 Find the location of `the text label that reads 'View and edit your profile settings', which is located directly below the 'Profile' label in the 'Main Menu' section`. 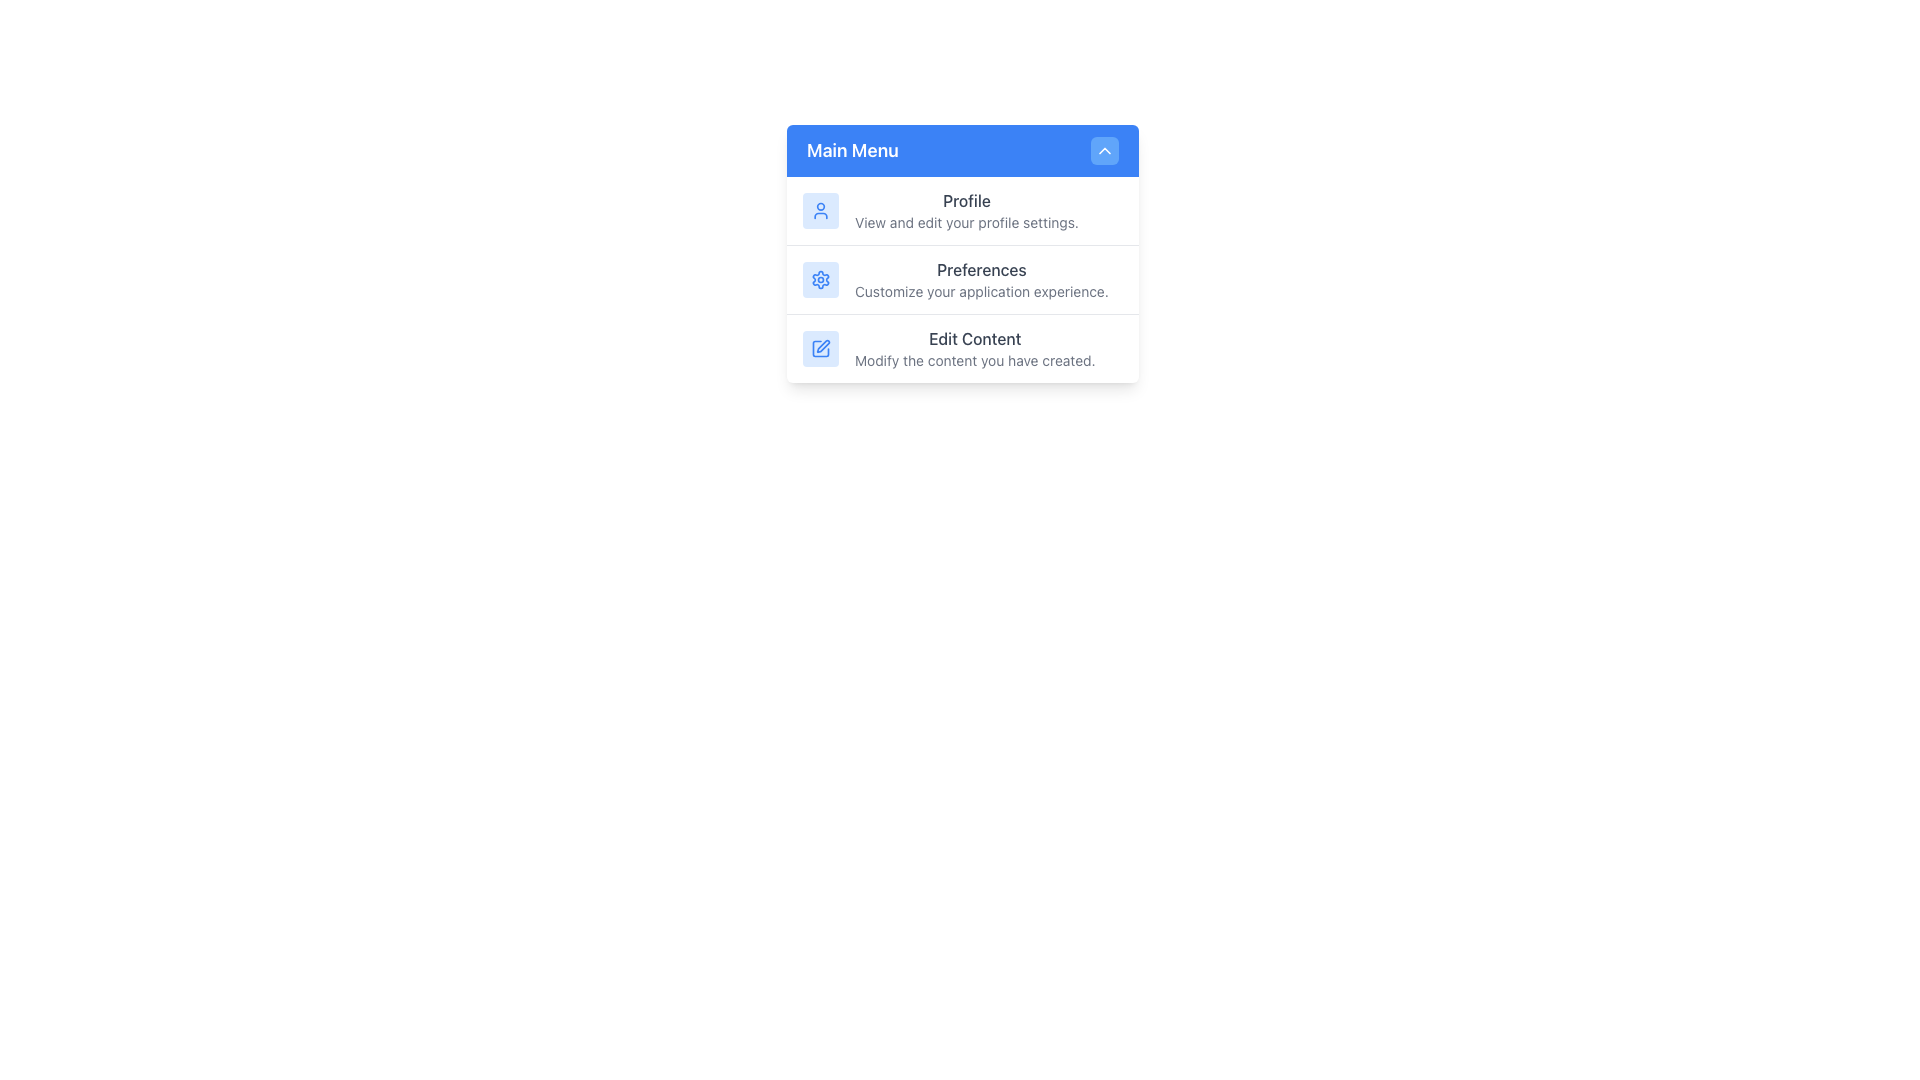

the text label that reads 'View and edit your profile settings', which is located directly below the 'Profile' label in the 'Main Menu' section is located at coordinates (966, 223).